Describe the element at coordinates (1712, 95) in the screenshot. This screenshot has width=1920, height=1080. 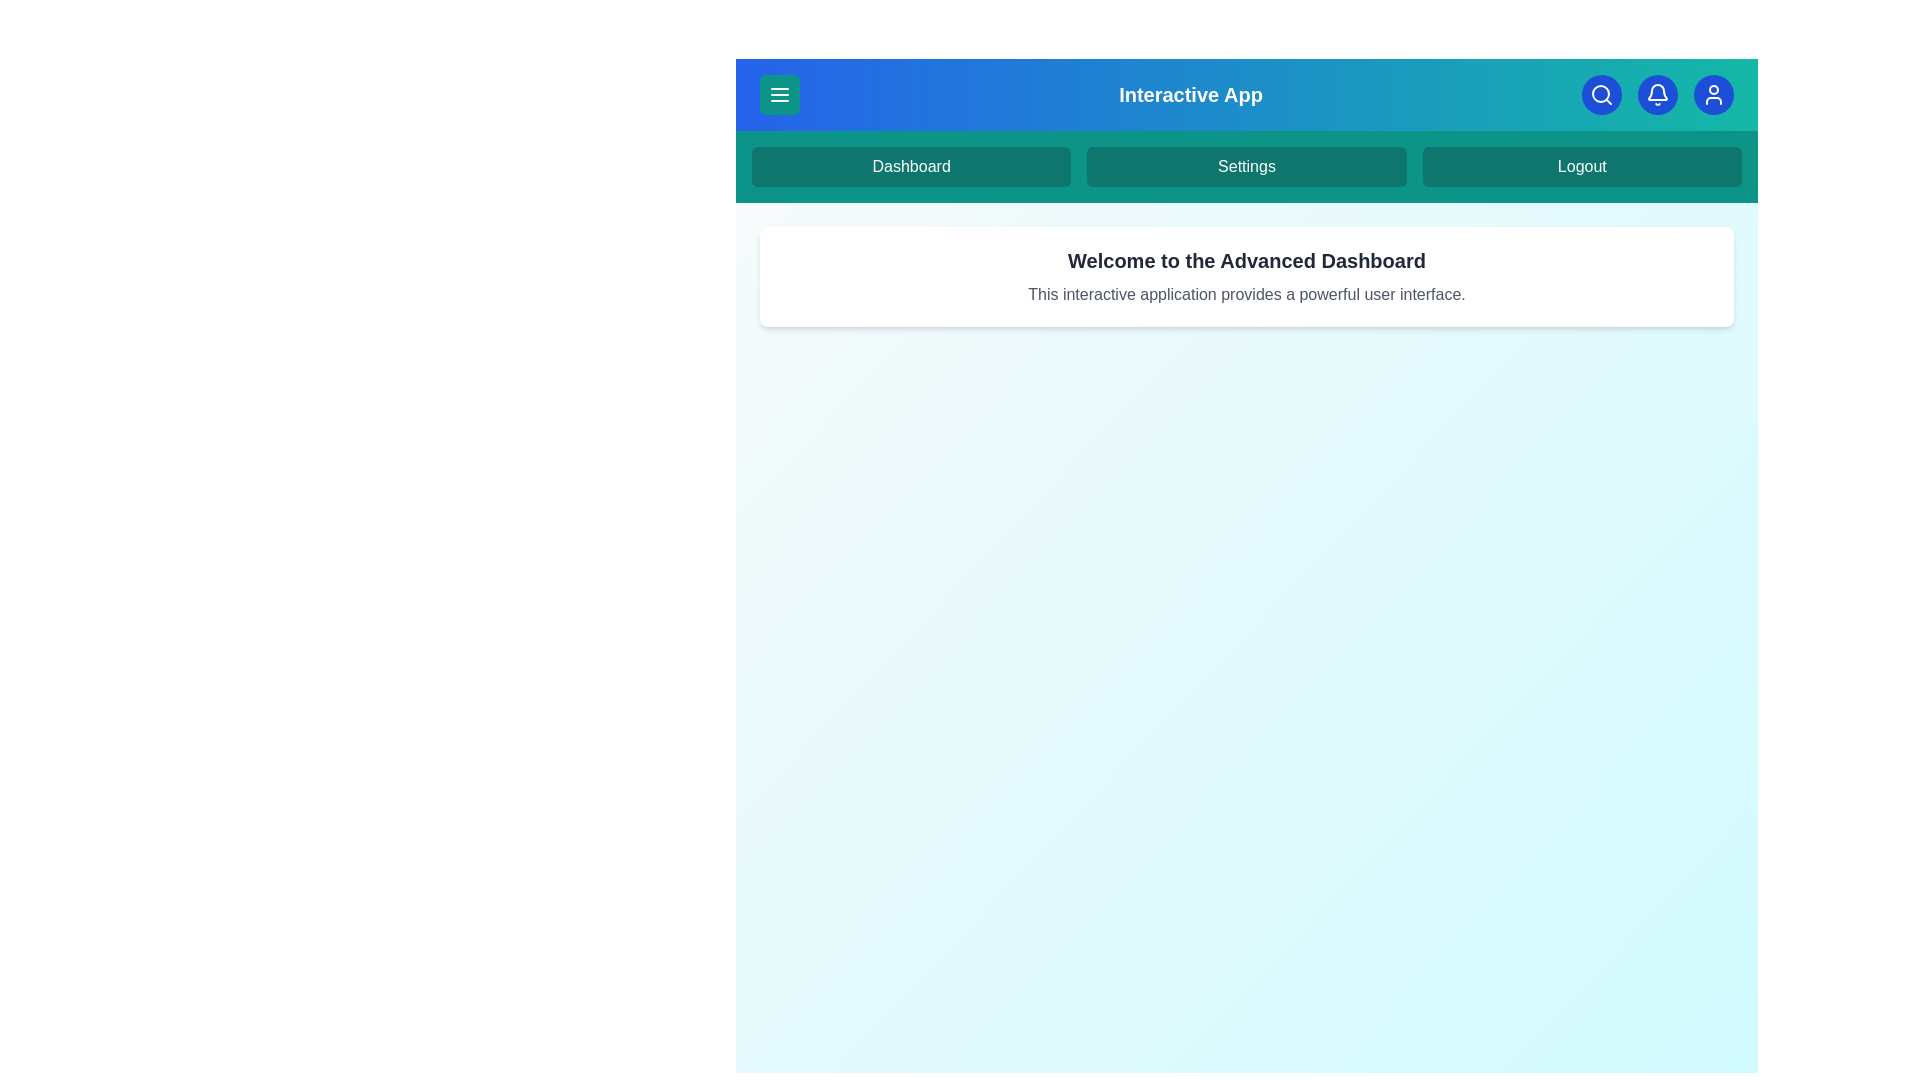
I see `the 'User Profile' button located at the top-right corner of the header` at that location.